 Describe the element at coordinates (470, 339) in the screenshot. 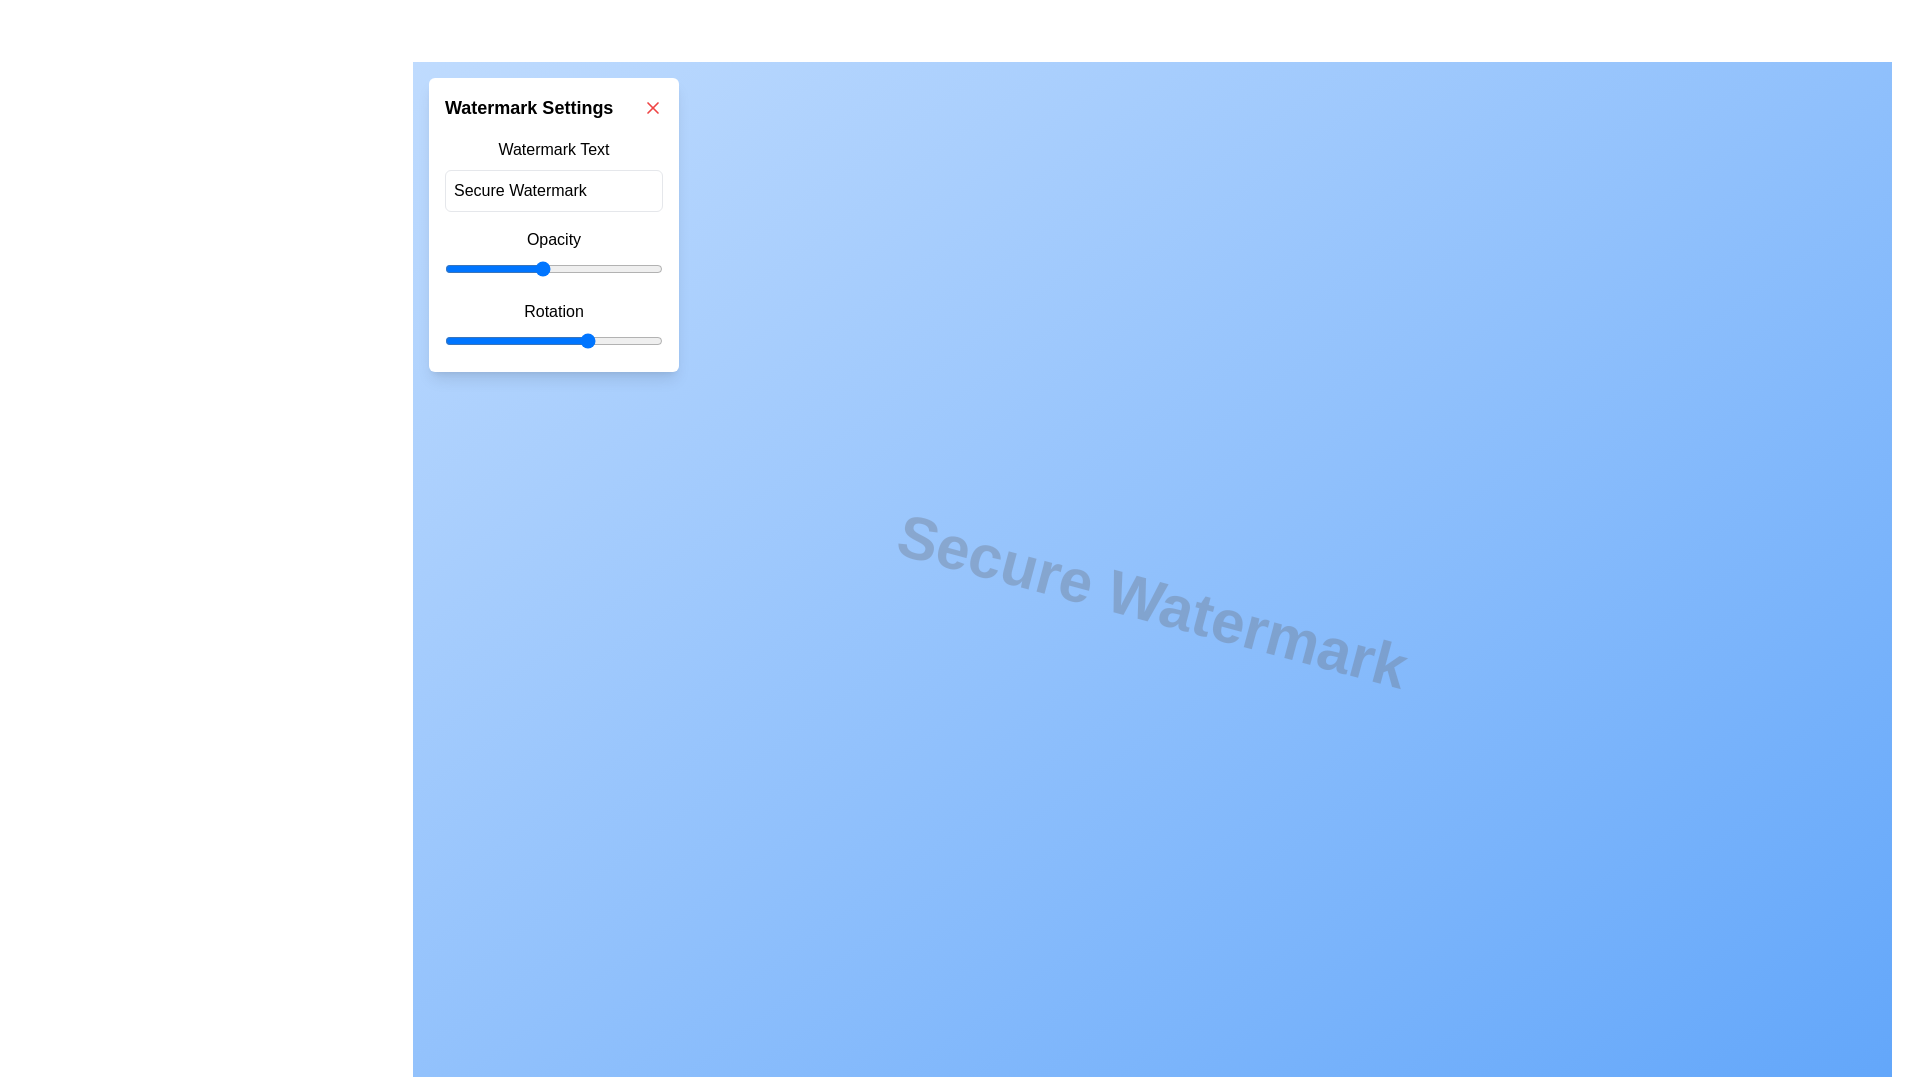

I see `the rotation value` at that location.